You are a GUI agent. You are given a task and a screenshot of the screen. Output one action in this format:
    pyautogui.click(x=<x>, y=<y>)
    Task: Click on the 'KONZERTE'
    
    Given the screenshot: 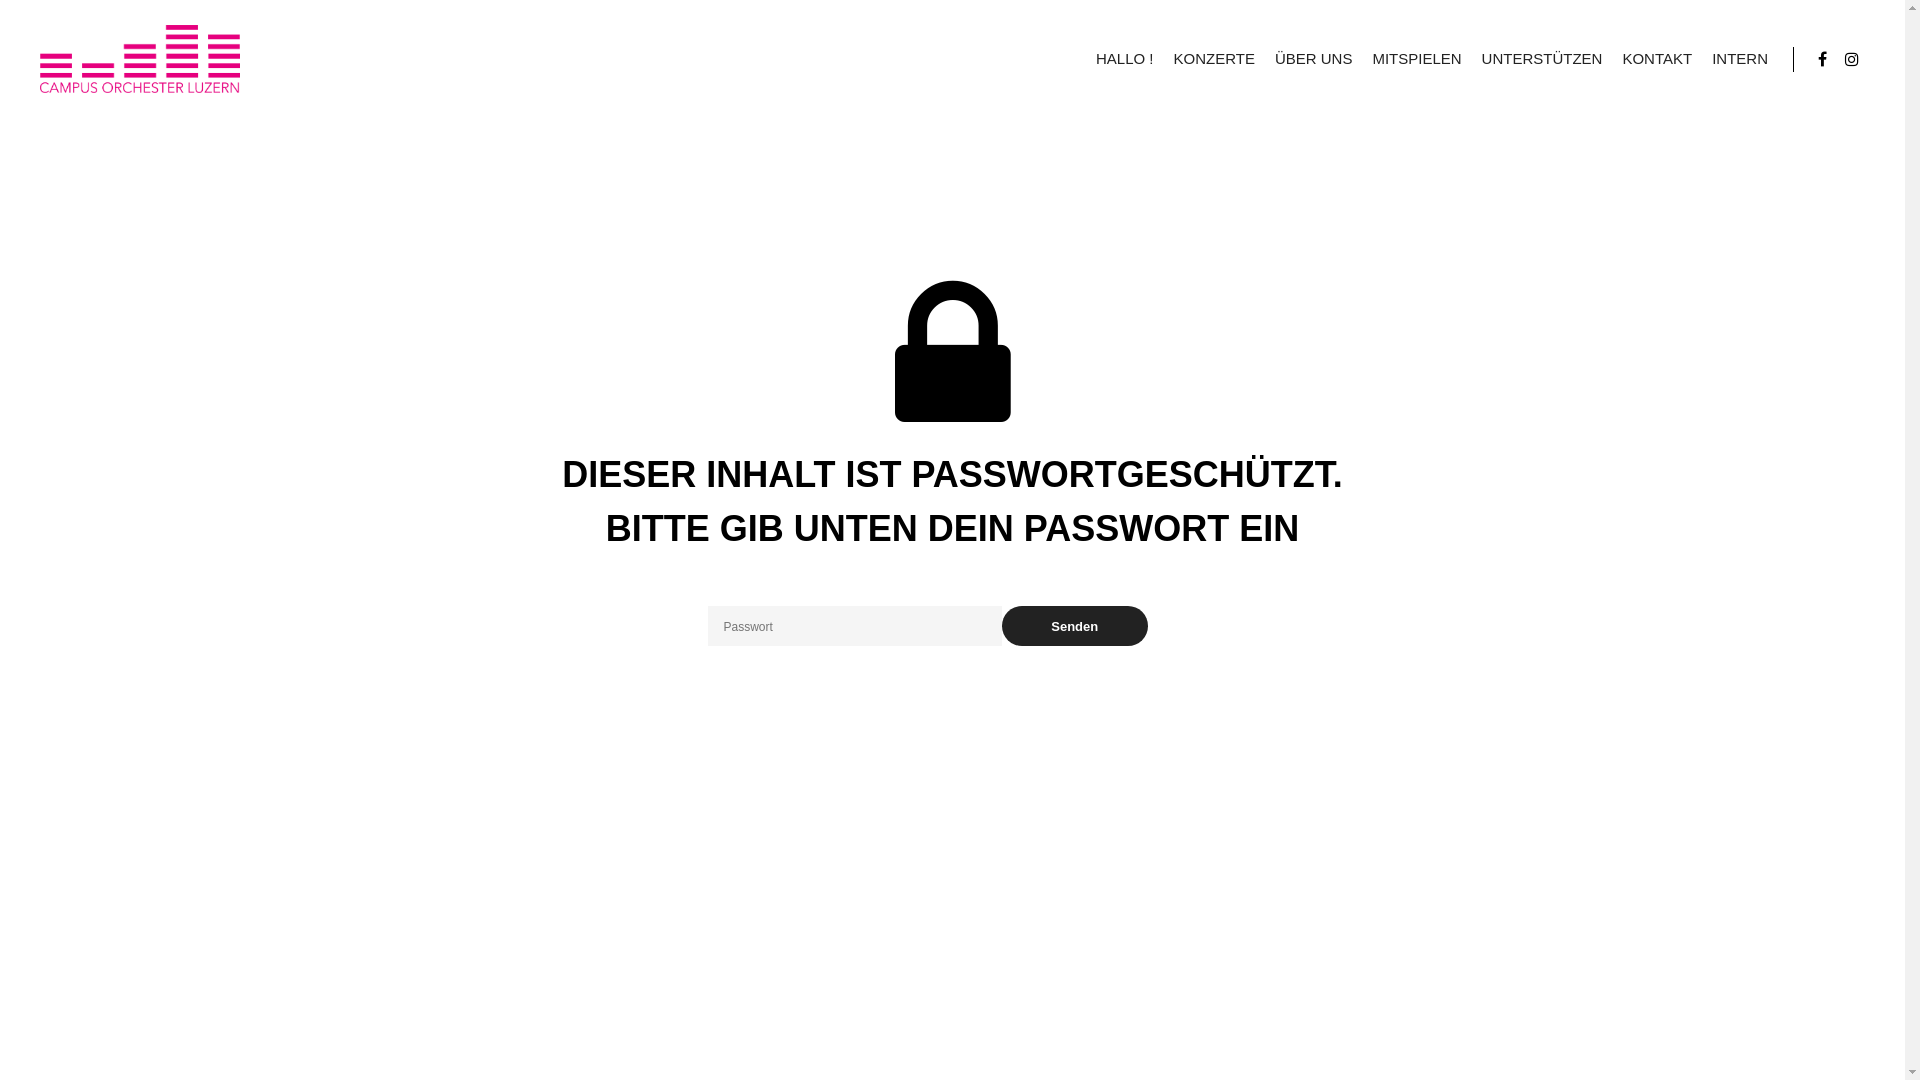 What is the action you would take?
    pyautogui.click(x=1212, y=57)
    